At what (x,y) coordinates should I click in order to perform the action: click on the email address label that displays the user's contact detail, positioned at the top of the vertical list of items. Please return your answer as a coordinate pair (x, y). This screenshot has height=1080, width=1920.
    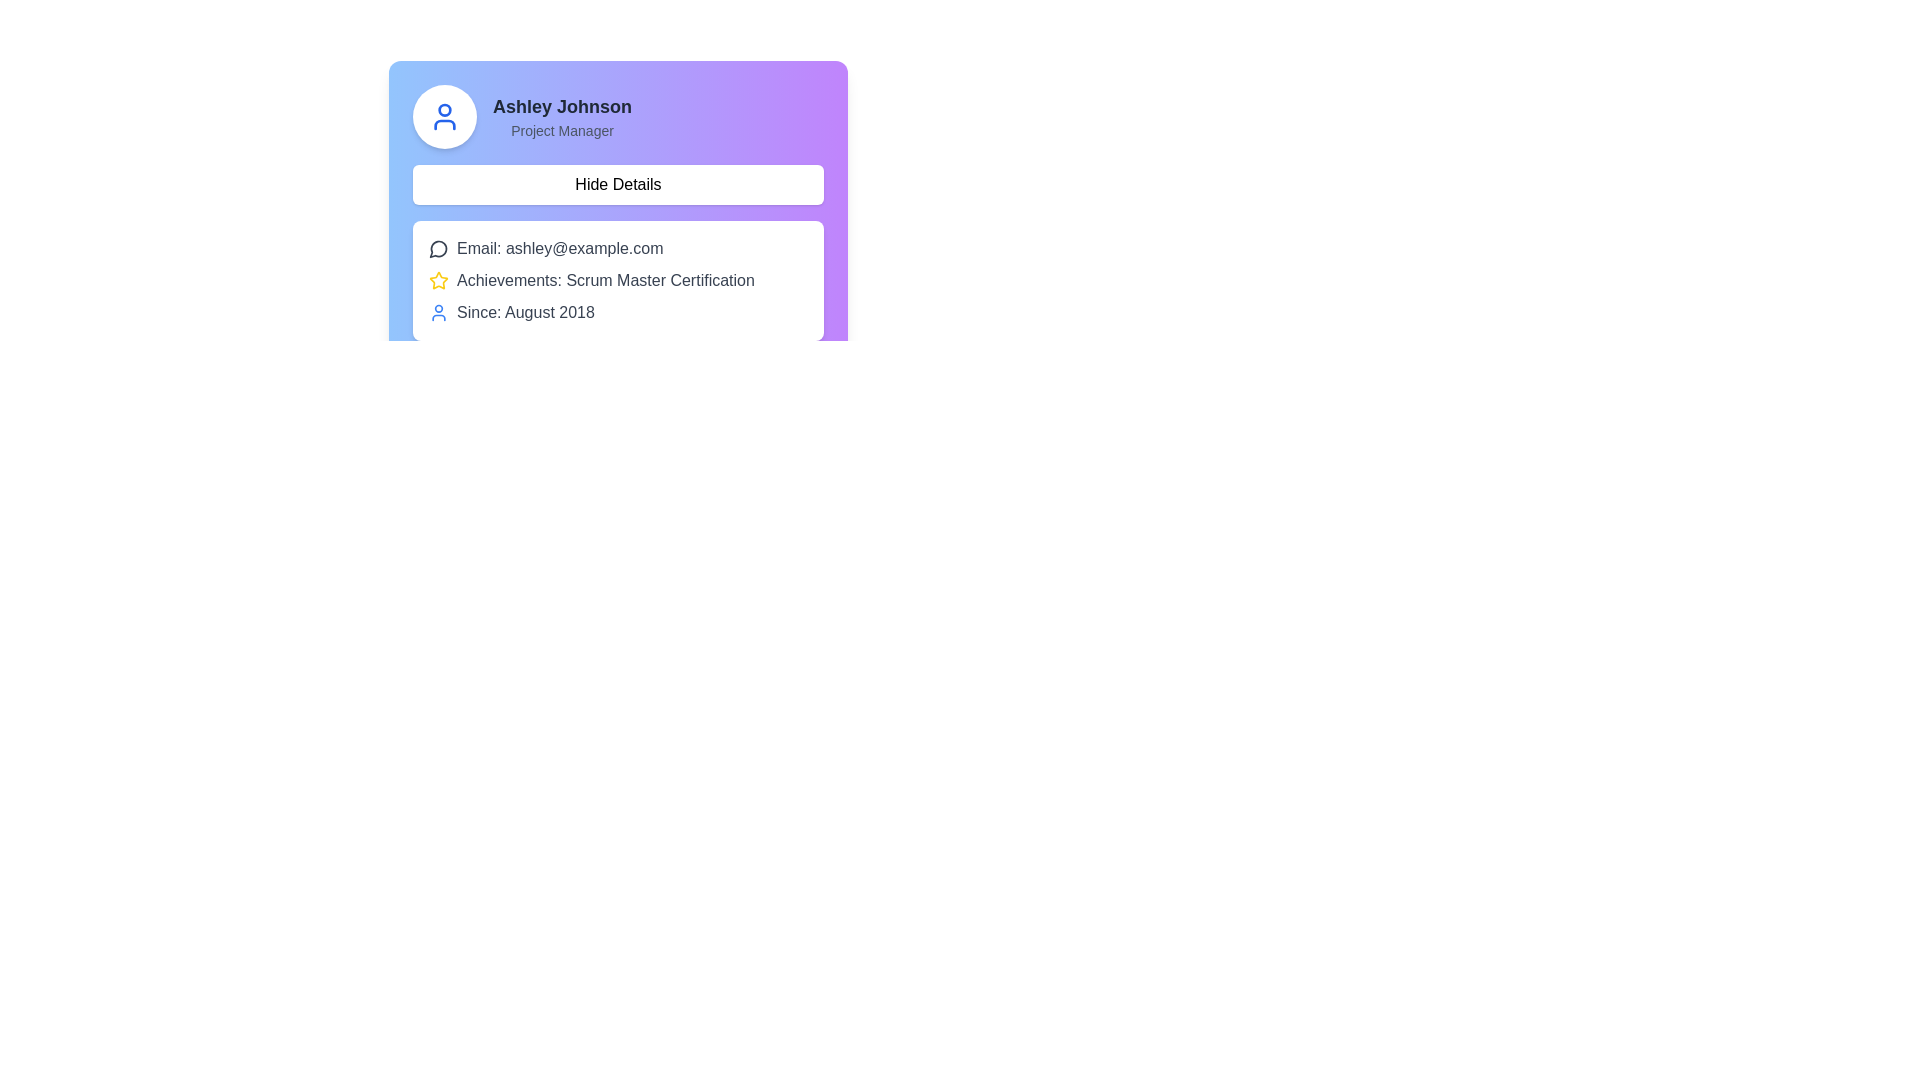
    Looking at the image, I should click on (617, 248).